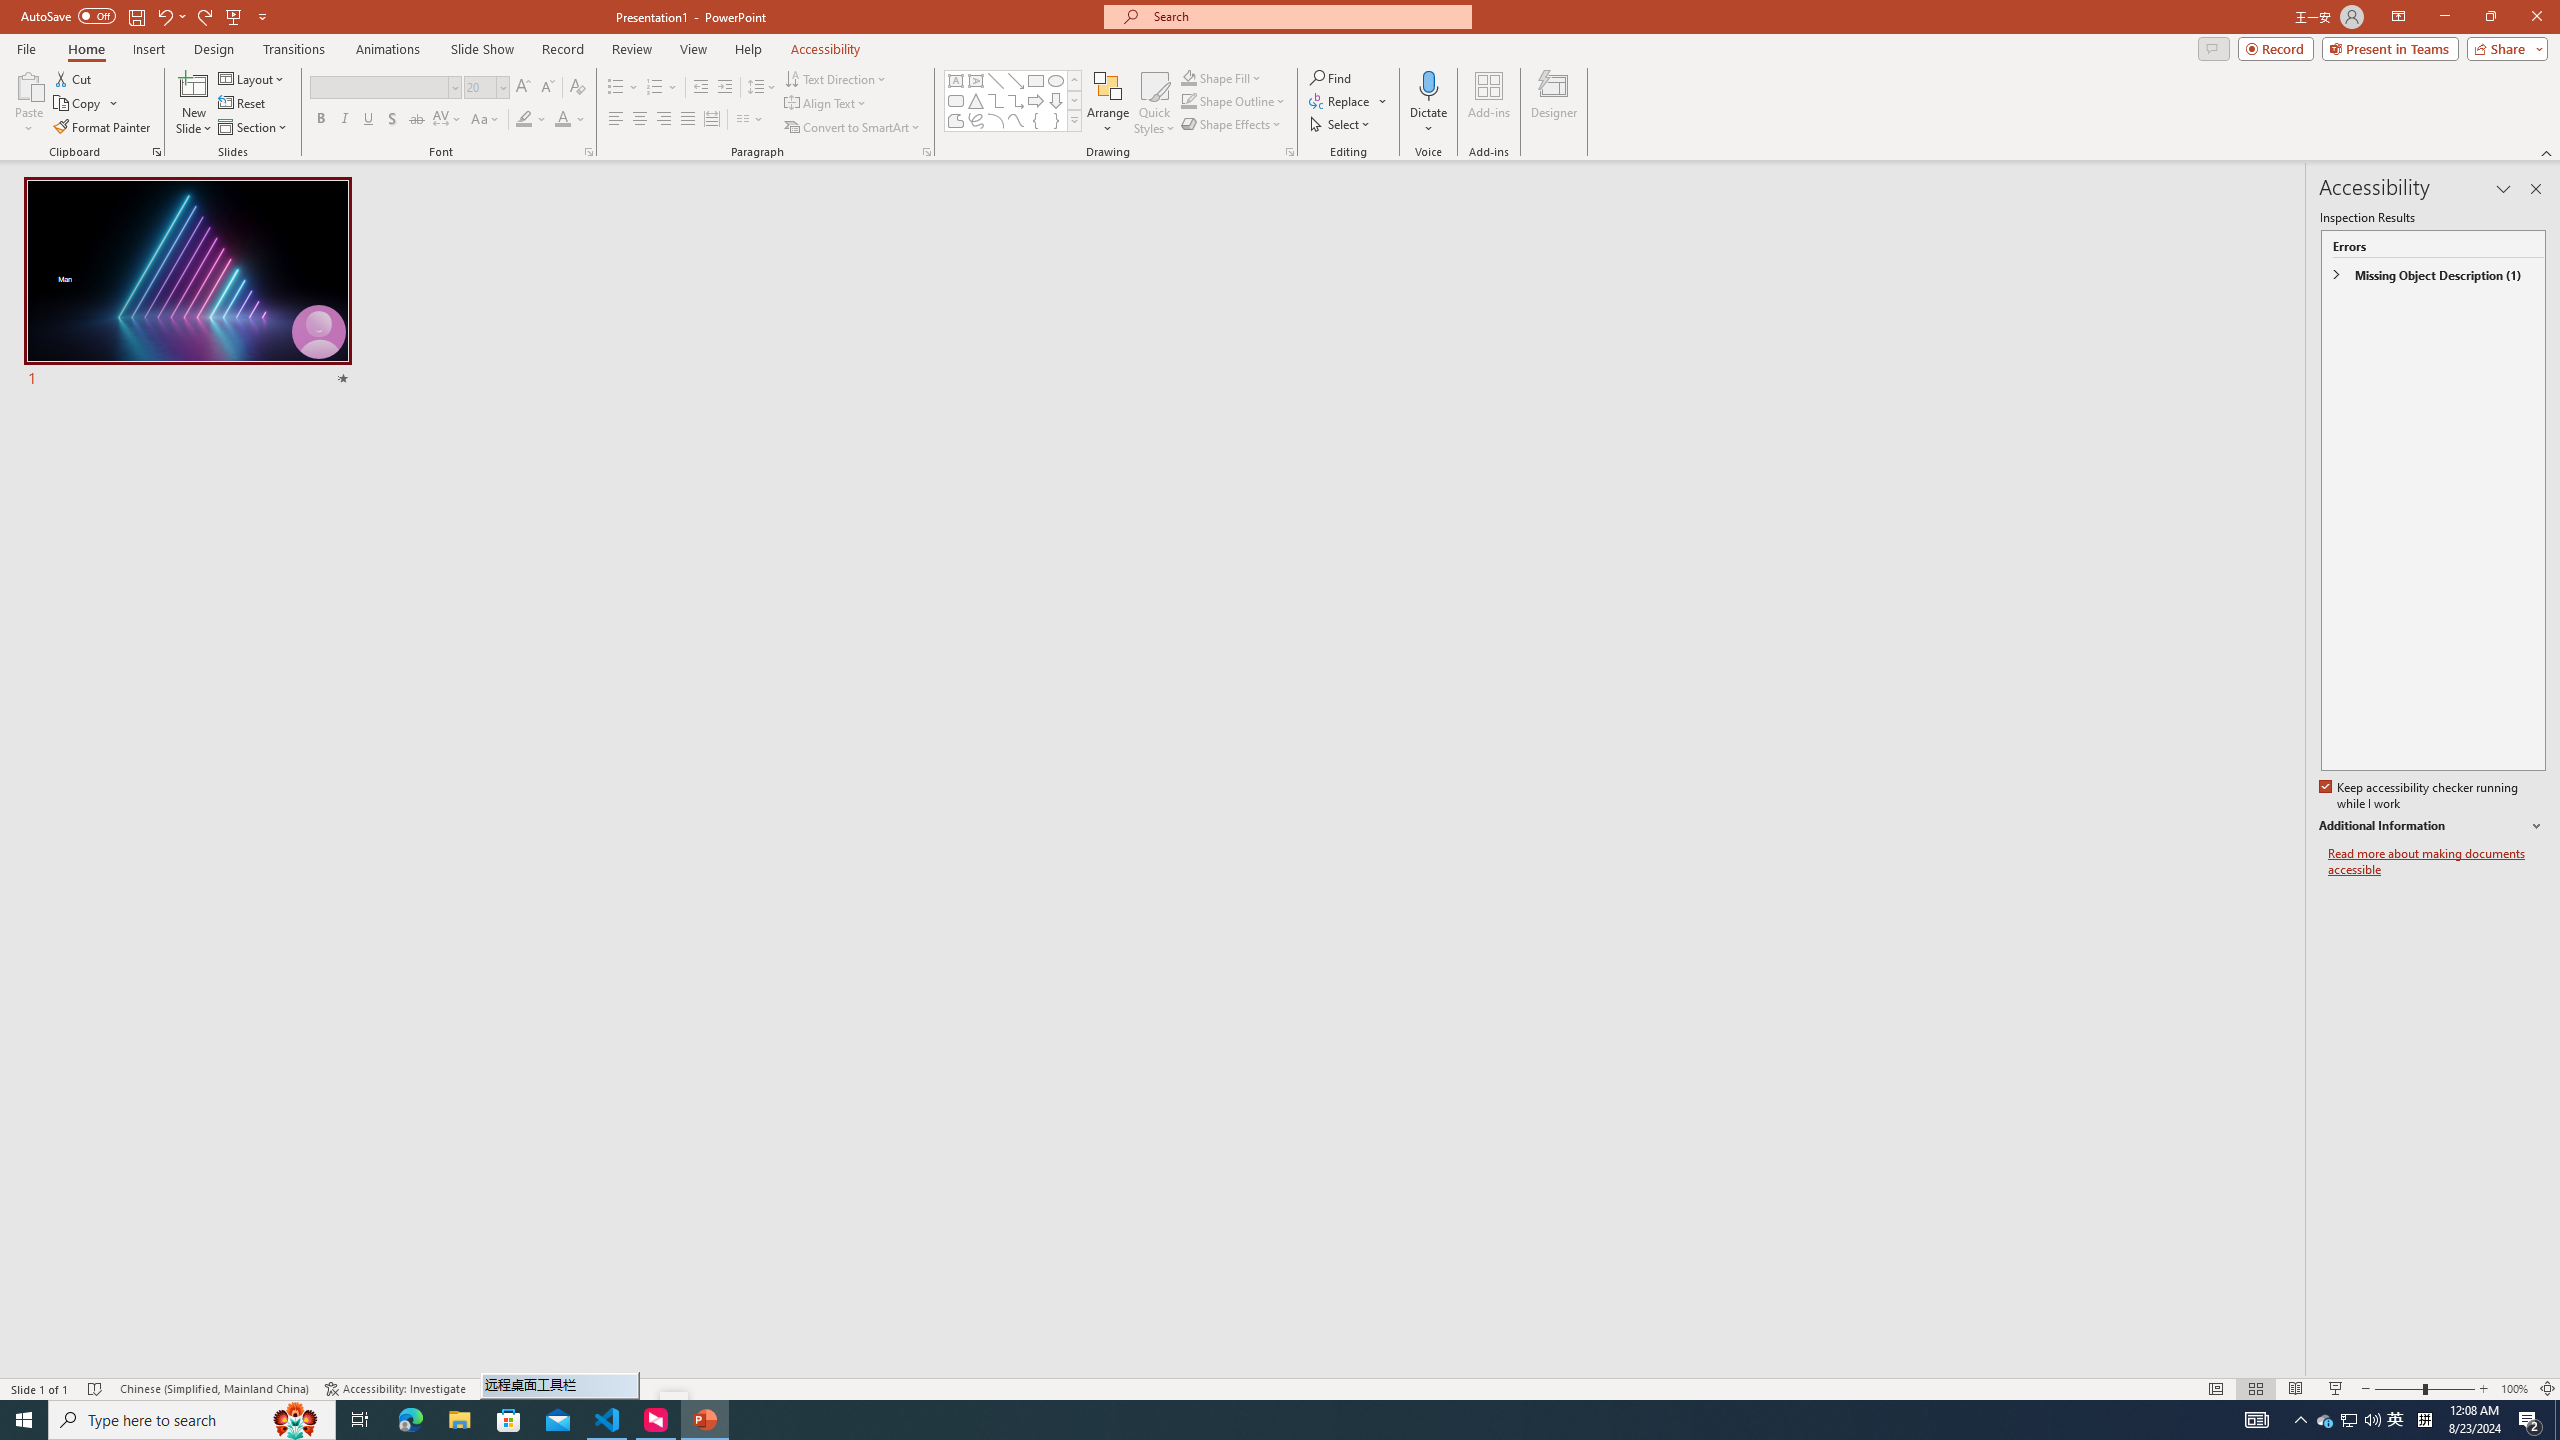 The width and height of the screenshot is (2560, 1440). I want to click on 'Zoom 100%', so click(2515, 1389).